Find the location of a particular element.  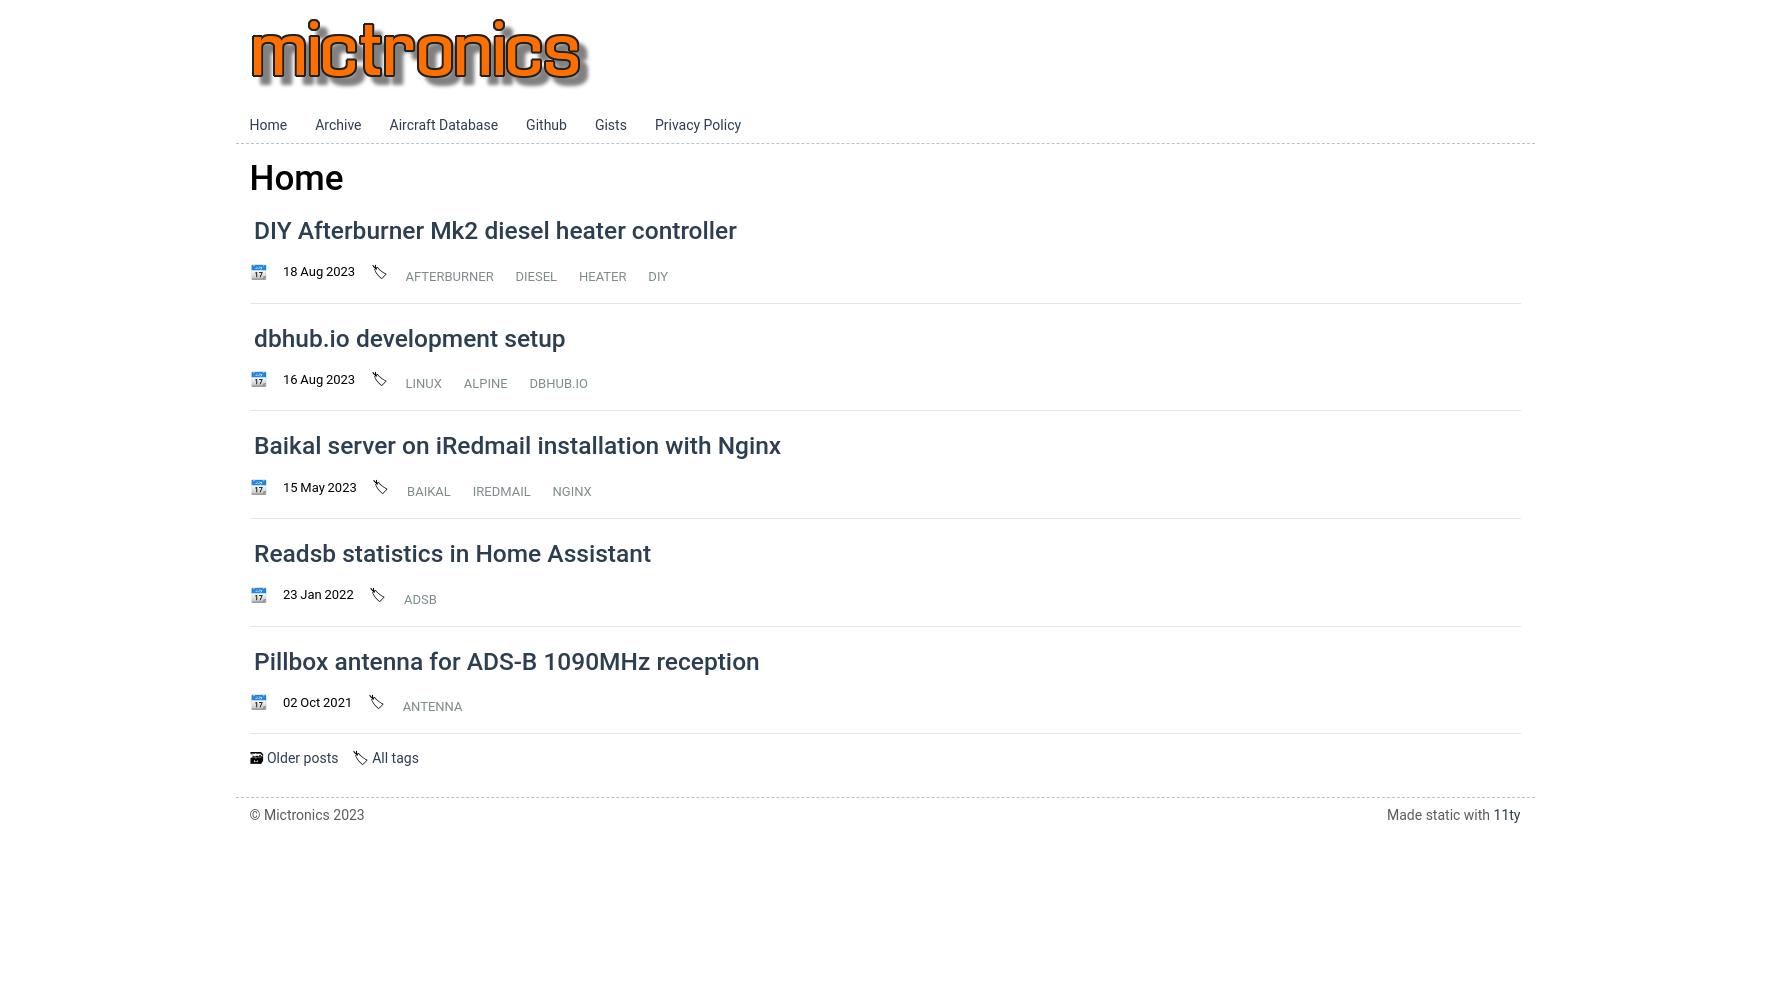

'Archive' is located at coordinates (337, 125).